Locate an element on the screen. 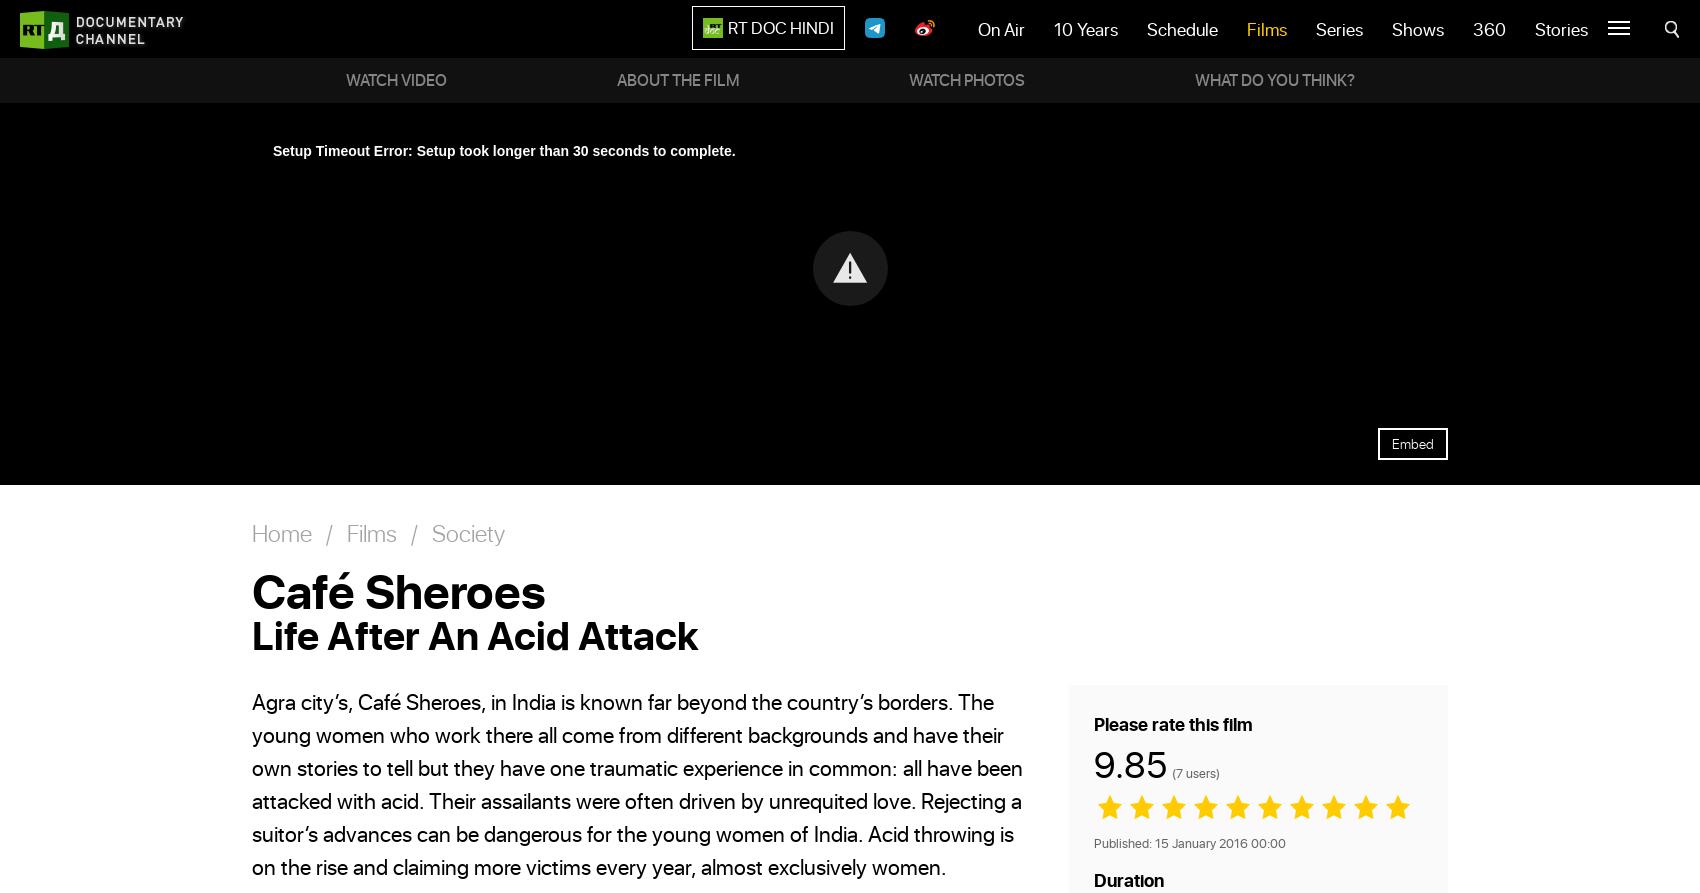 This screenshot has width=1700, height=893. 'Published: 15 January 2016 00:00' is located at coordinates (1093, 841).